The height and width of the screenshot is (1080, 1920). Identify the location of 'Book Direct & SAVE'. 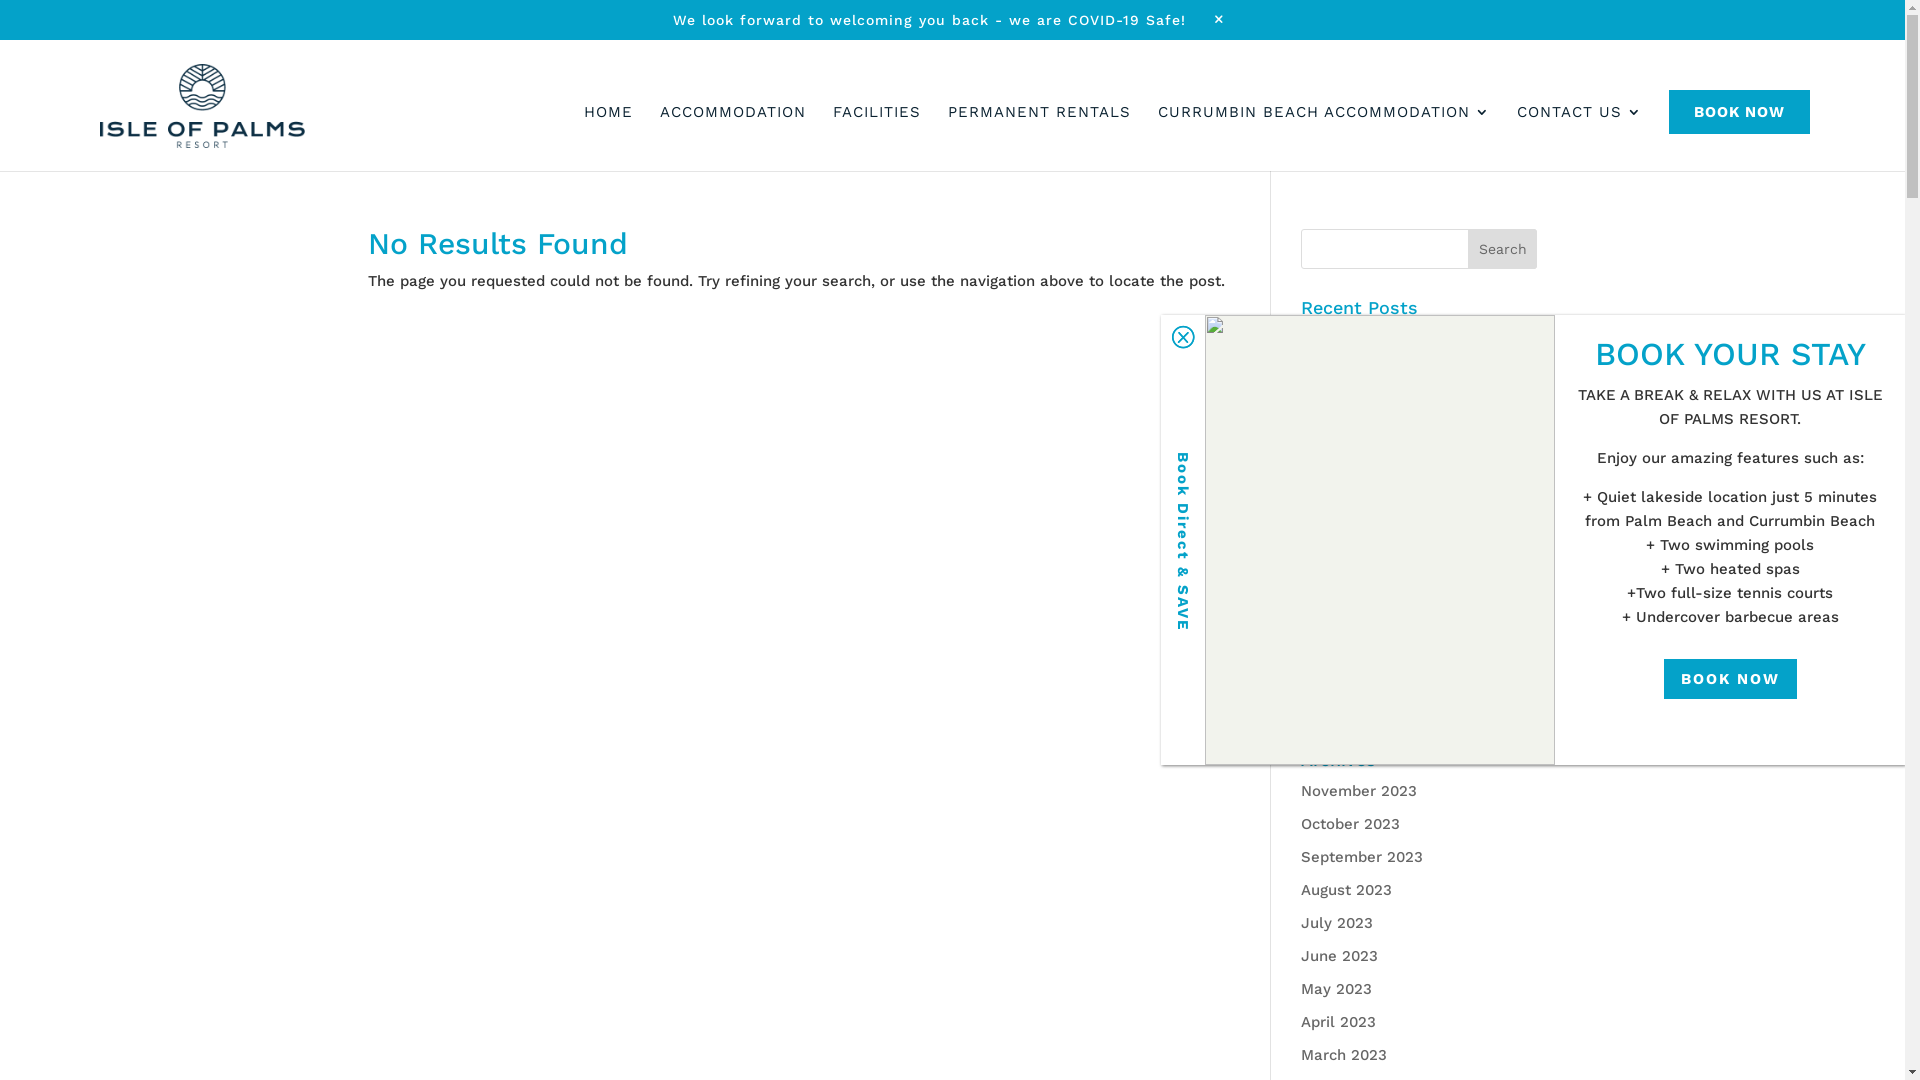
(1161, 540).